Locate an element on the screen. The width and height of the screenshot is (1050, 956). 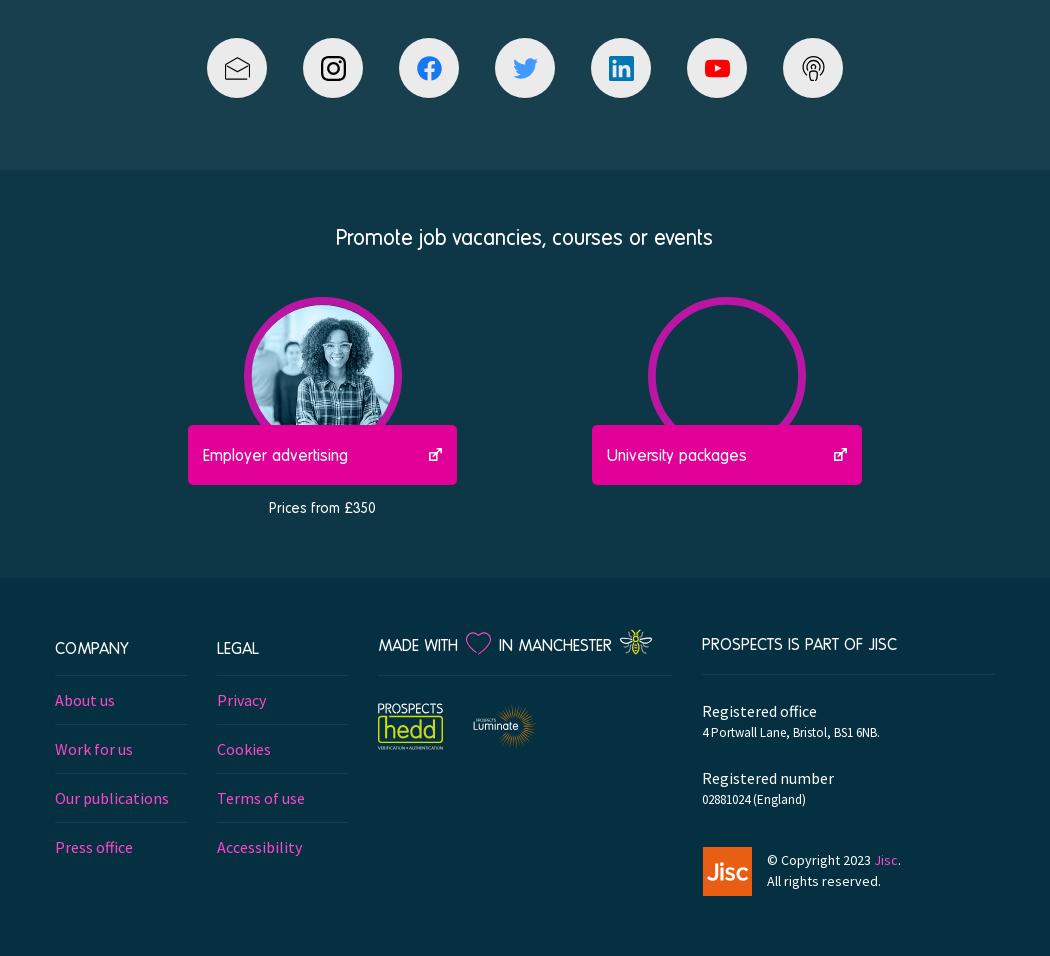
'University packages' is located at coordinates (677, 453).